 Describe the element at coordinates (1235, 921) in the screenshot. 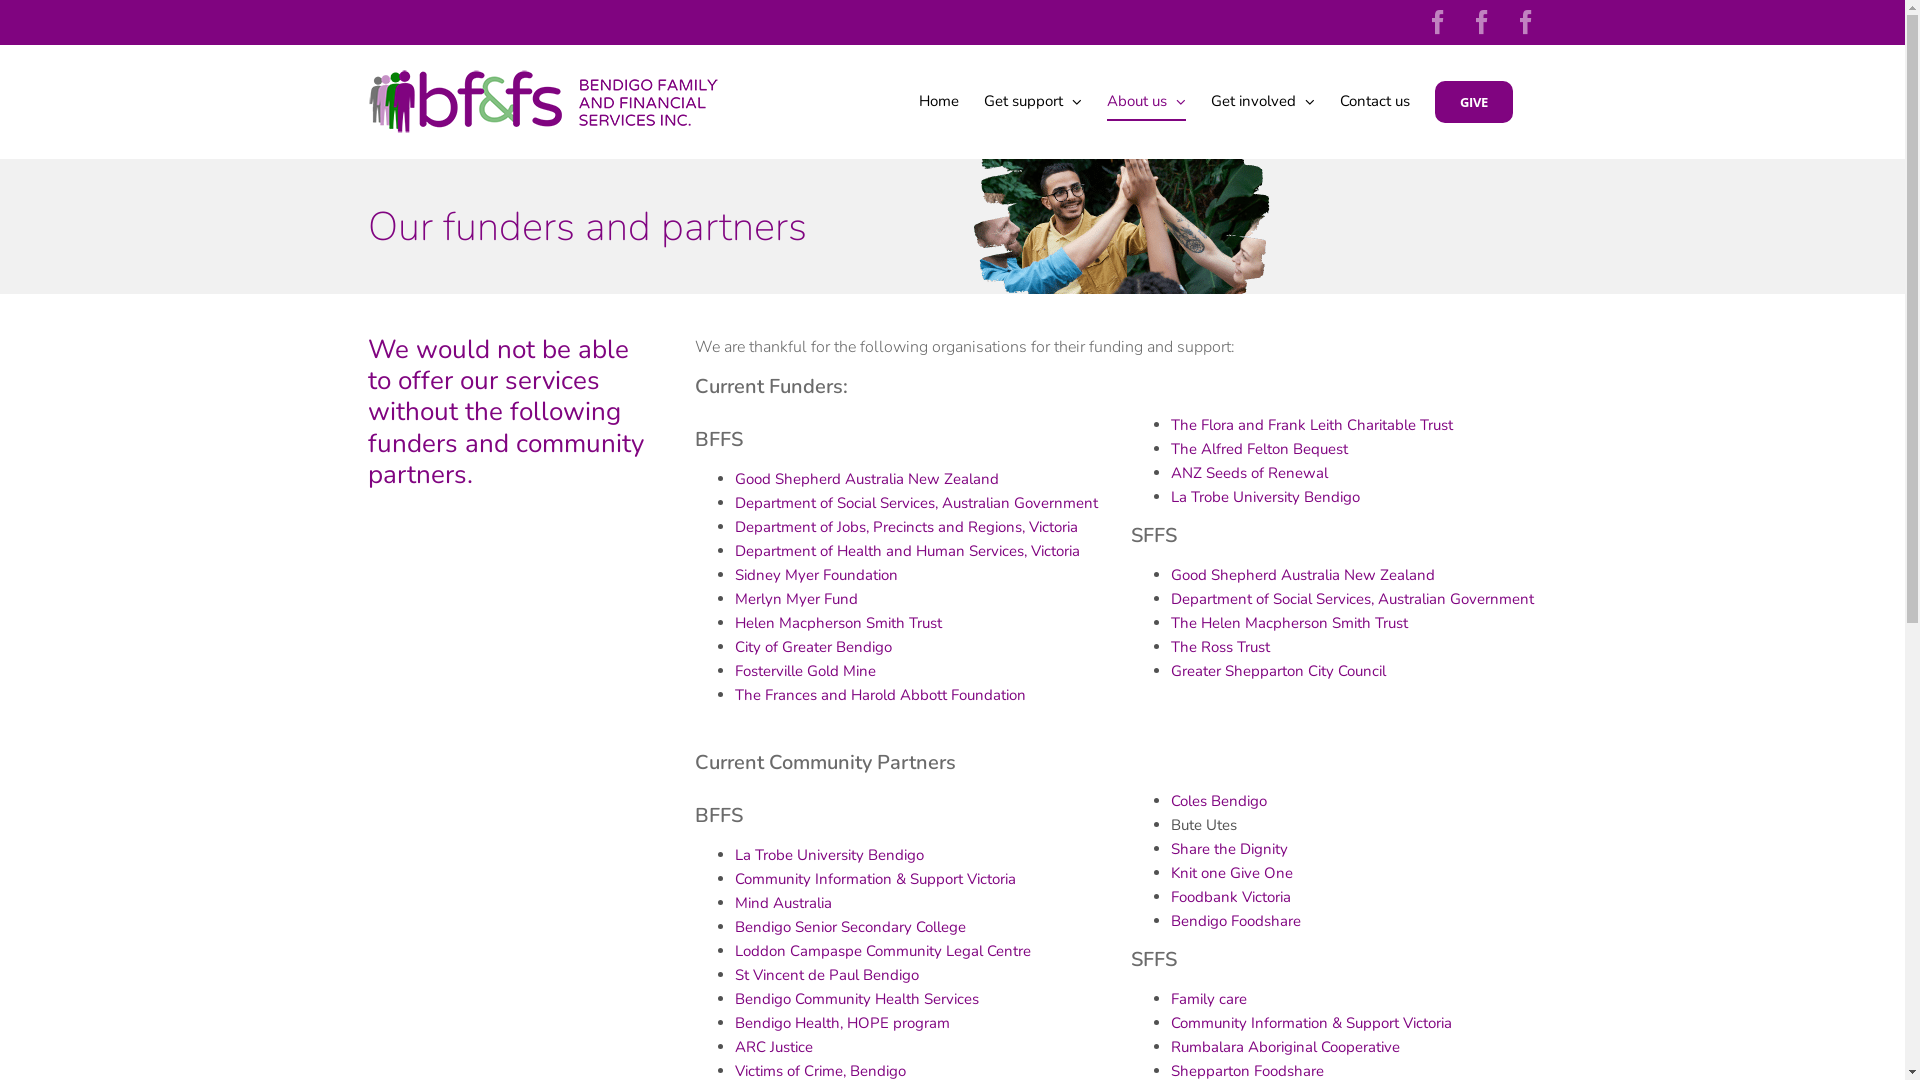

I see `'Bendigo Foodshare'` at that location.